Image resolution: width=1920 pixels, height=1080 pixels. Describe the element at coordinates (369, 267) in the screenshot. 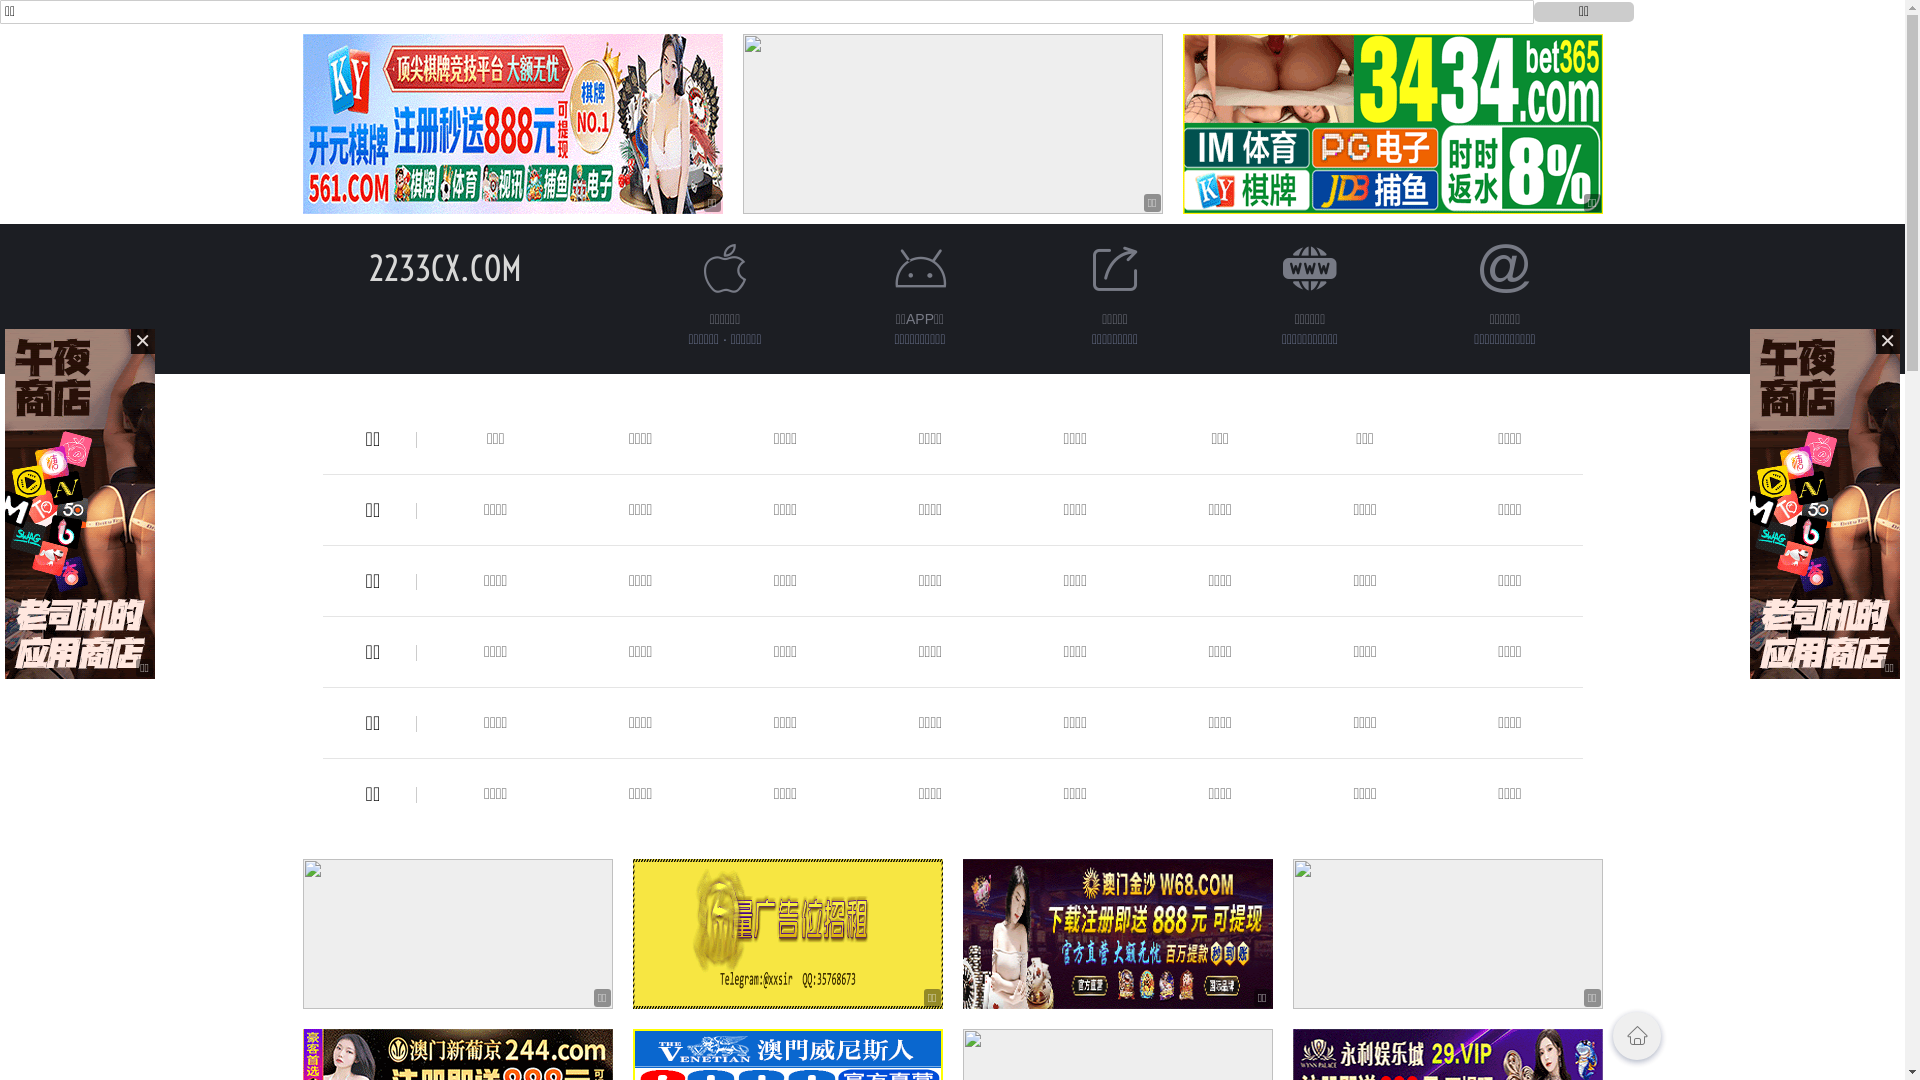

I see `'2233CX.COM'` at that location.